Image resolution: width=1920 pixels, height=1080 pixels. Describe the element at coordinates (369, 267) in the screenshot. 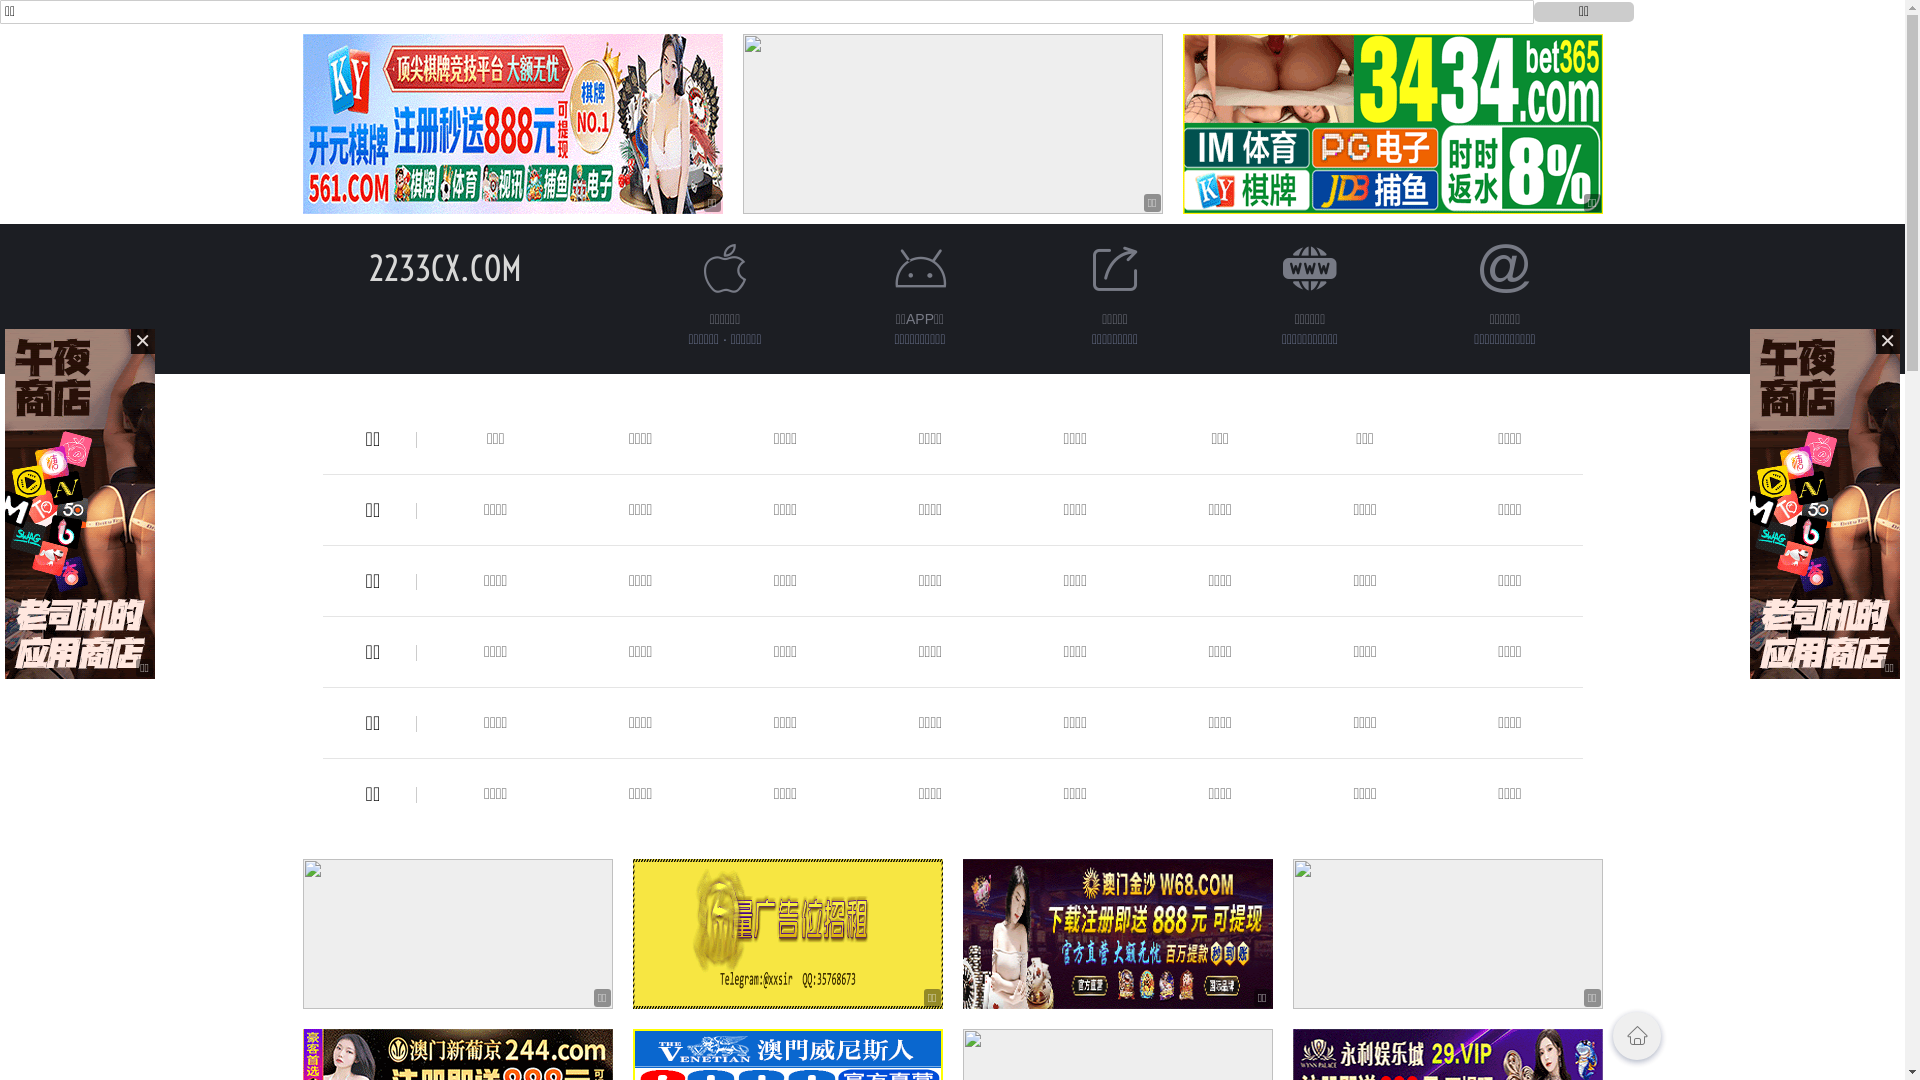

I see `'2233CX.COM'` at that location.